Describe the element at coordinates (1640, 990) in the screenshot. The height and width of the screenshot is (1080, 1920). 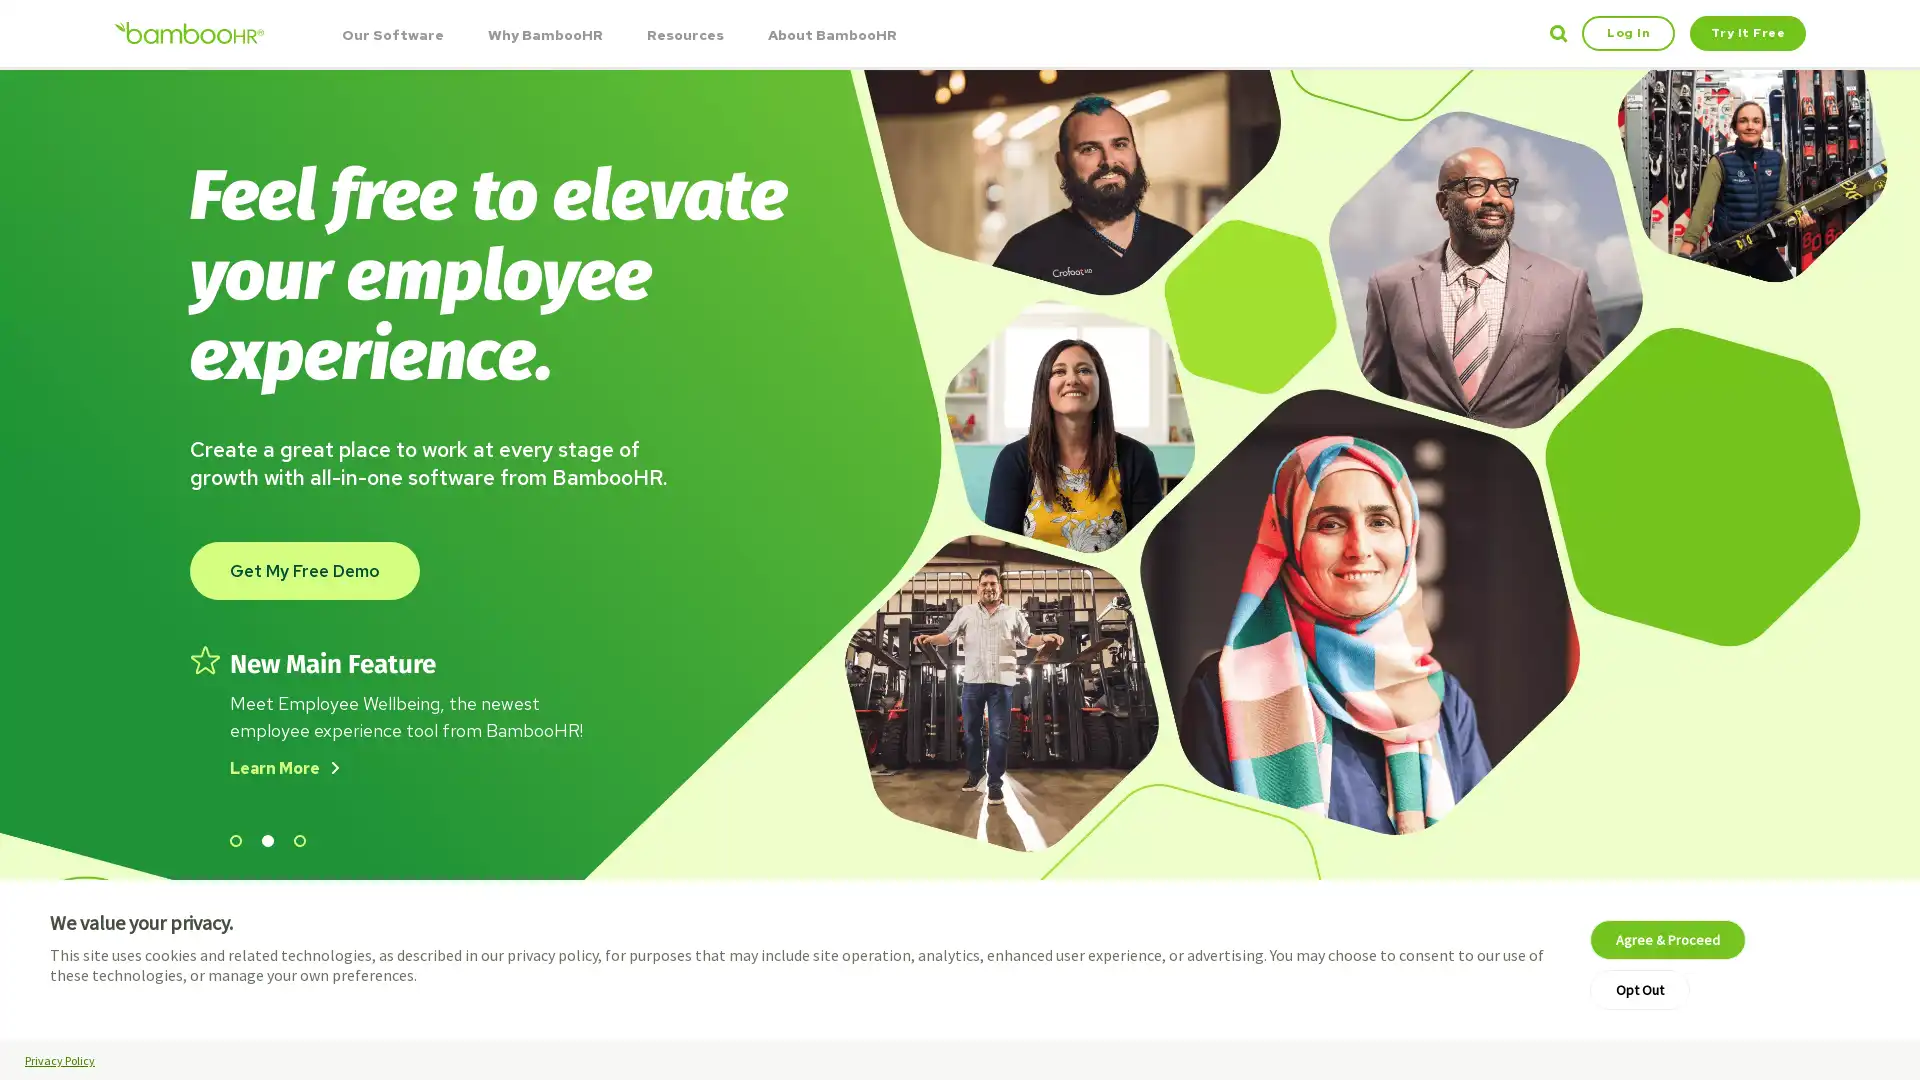
I see `Opt Out` at that location.